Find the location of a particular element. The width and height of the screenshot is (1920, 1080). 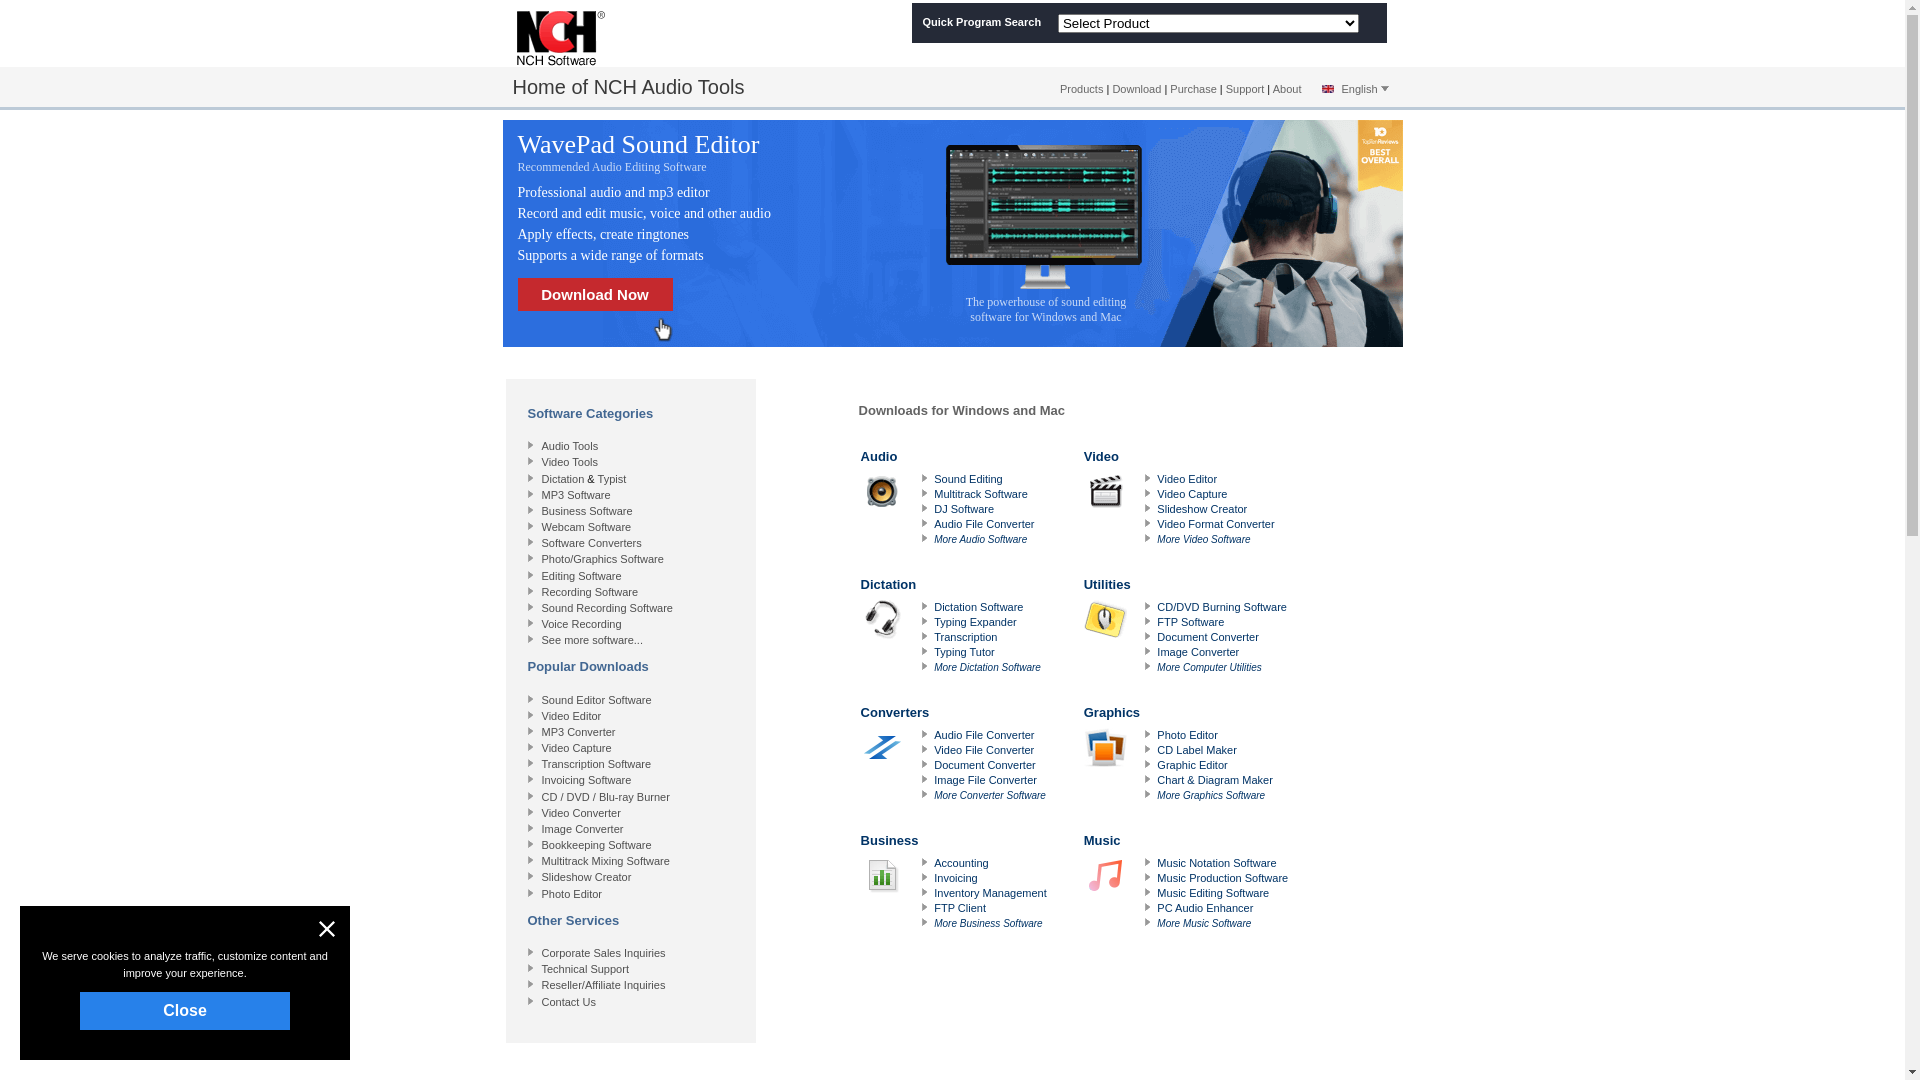

'Audio File Converter' is located at coordinates (983, 523).